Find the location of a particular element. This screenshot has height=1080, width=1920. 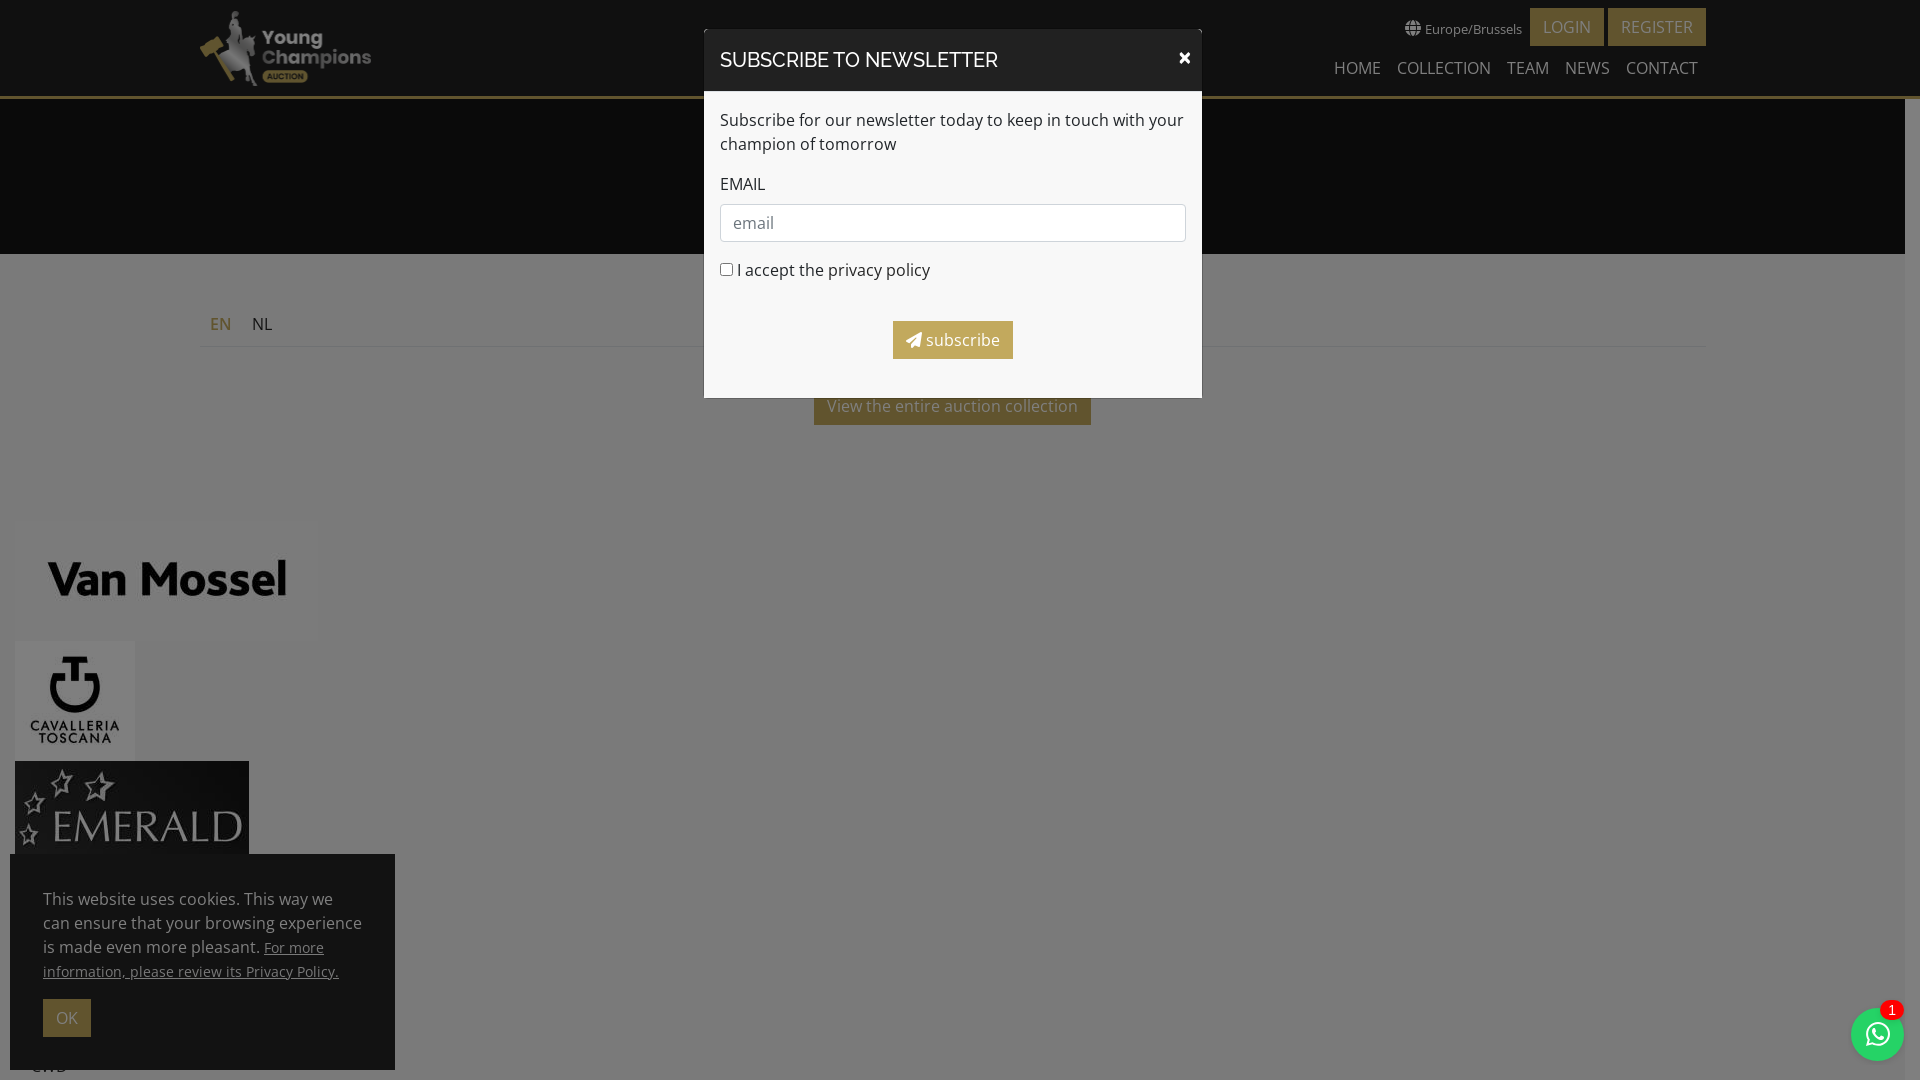

'LOGIN' is located at coordinates (1565, 27).